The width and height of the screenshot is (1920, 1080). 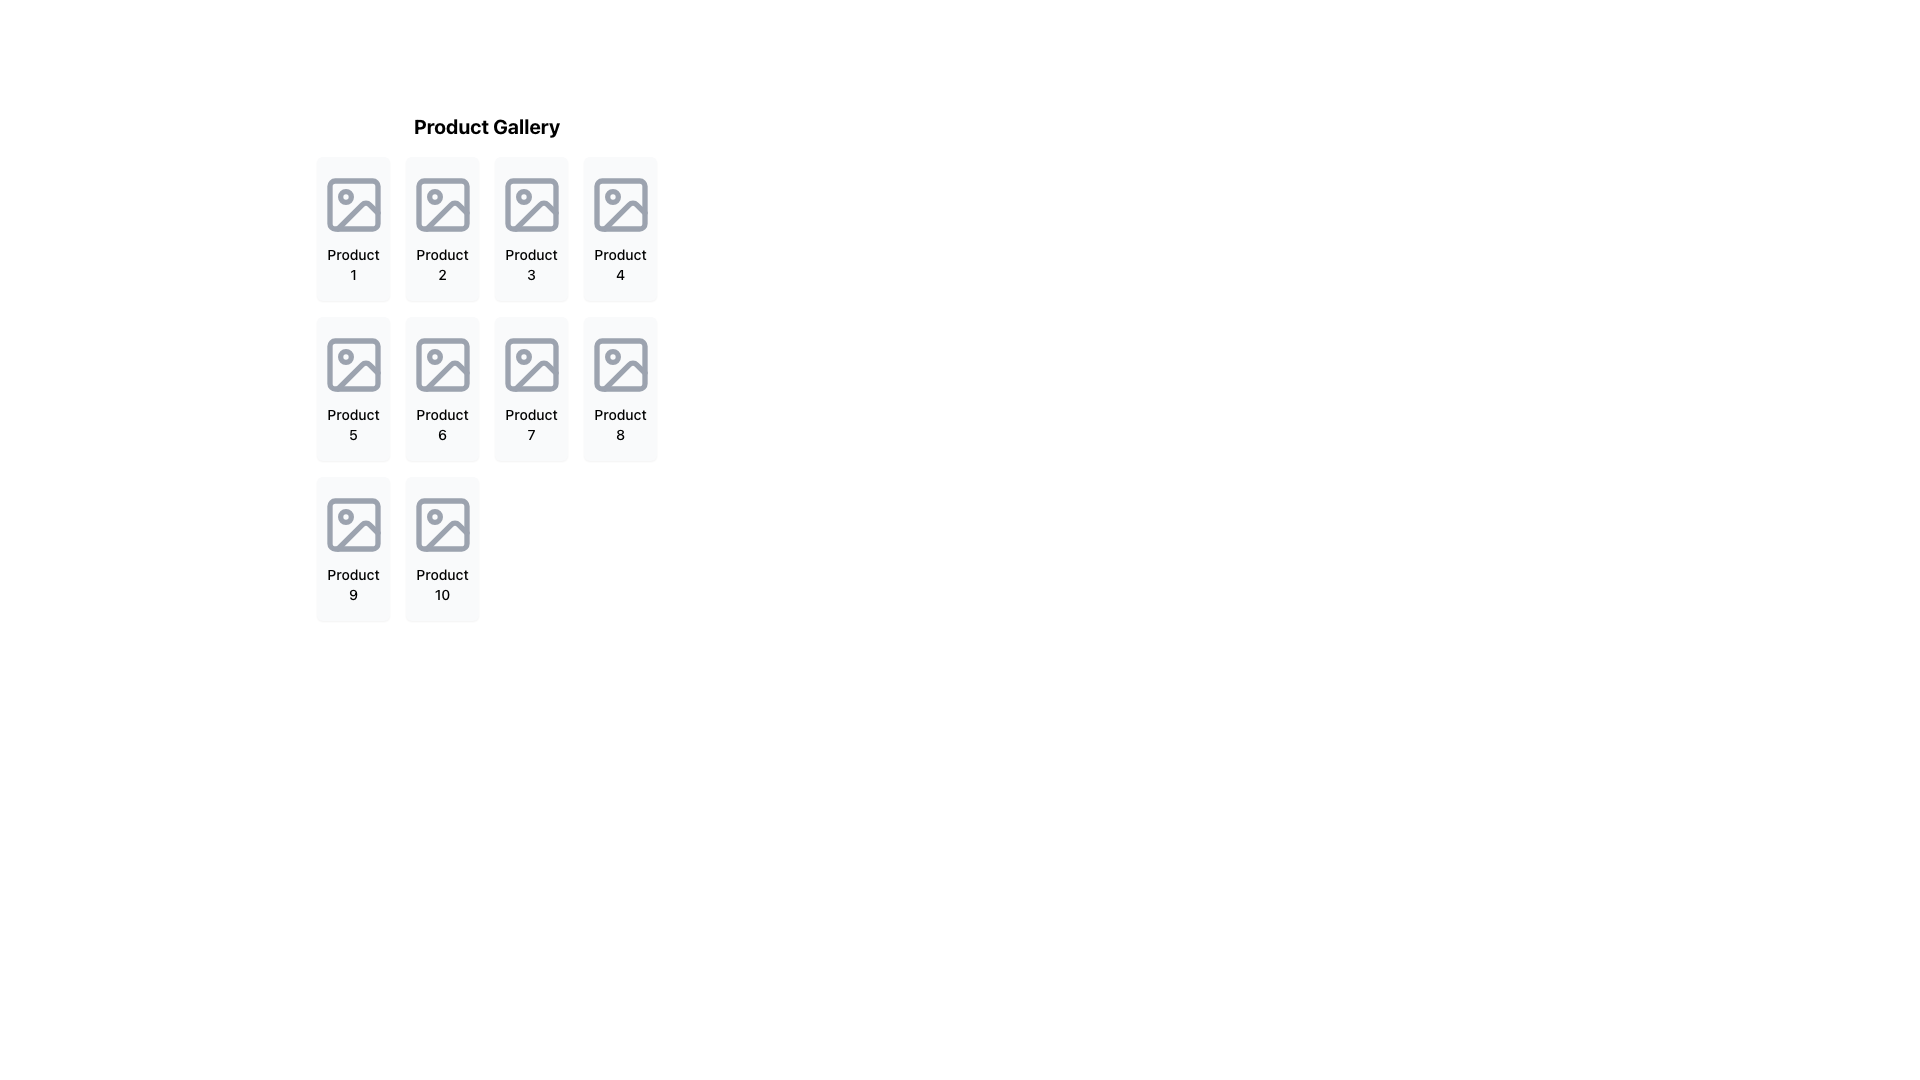 I want to click on the icon representing an image in the card for 'Product 2', which is styled with gray lines and located in the top center of the card in the grid layout, so click(x=441, y=204).